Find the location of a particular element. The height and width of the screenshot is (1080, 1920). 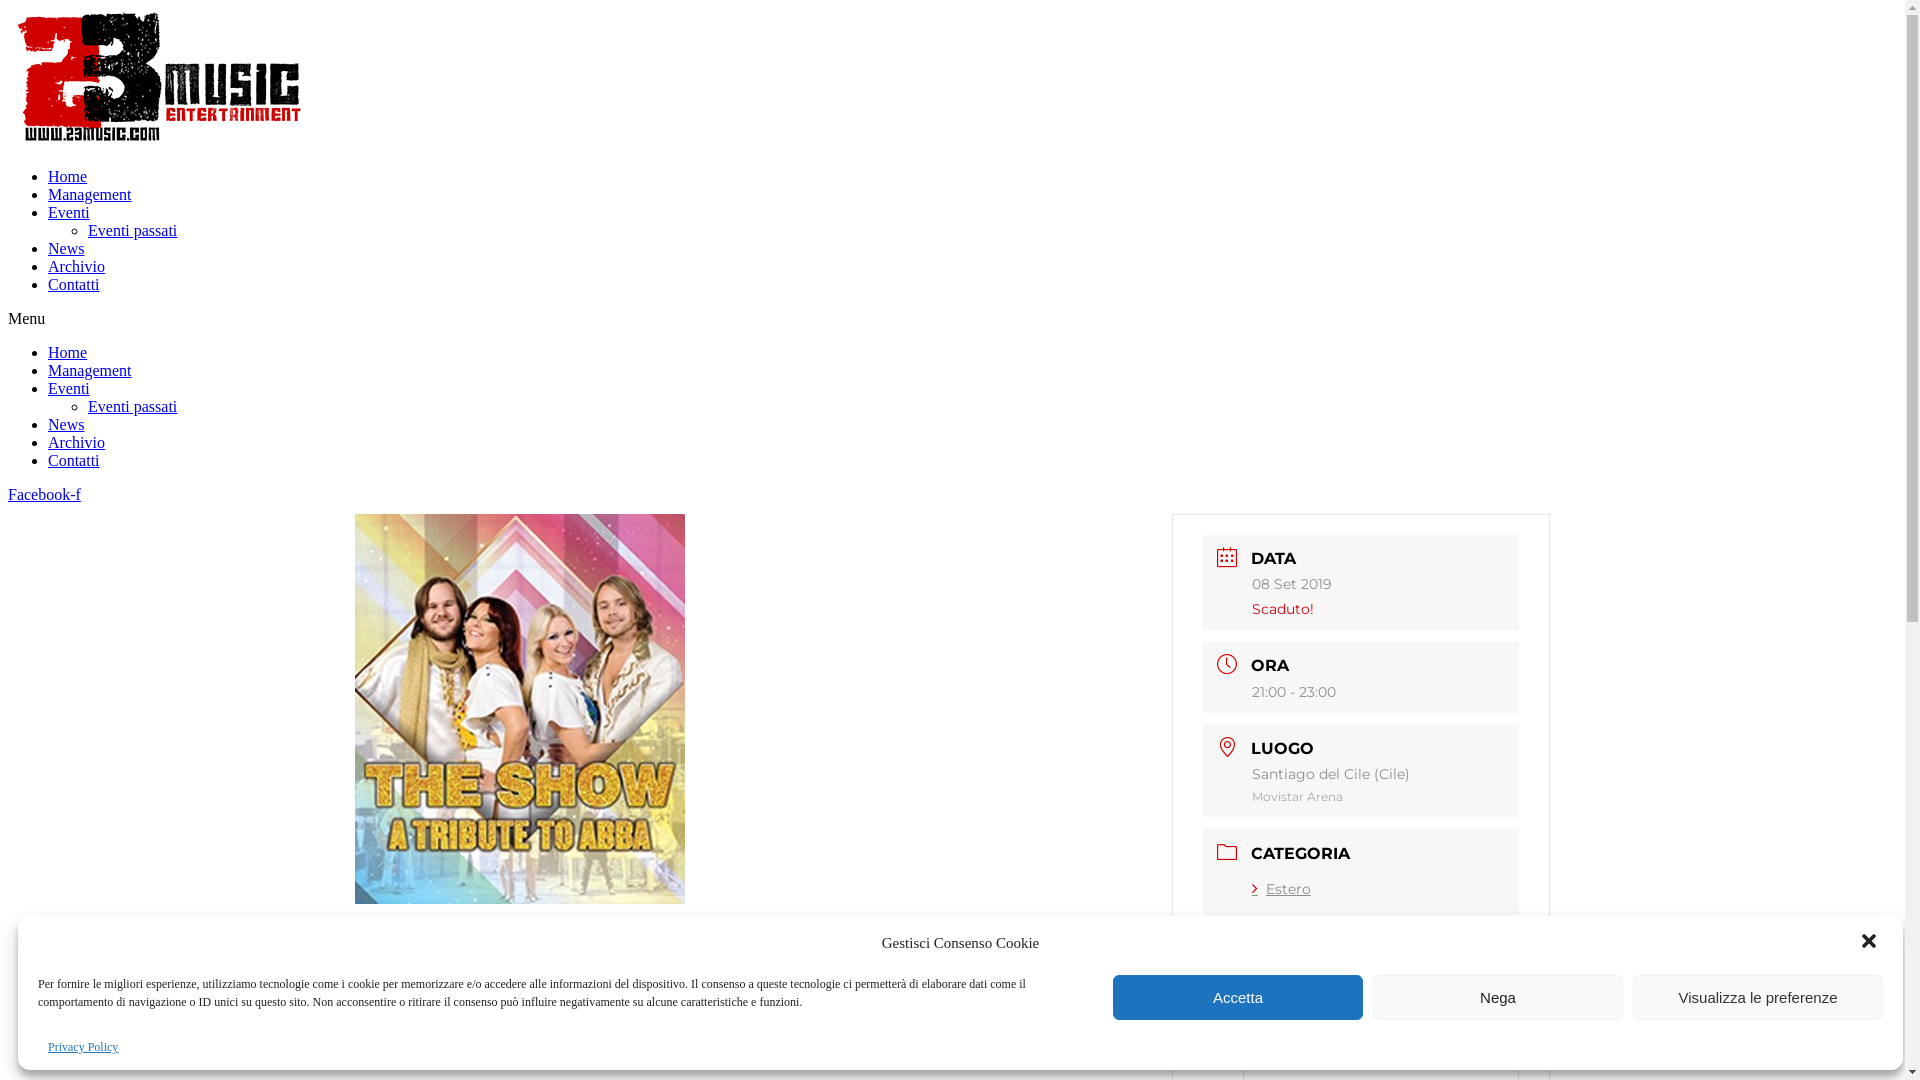

'Eventi passati' is located at coordinates (131, 405).